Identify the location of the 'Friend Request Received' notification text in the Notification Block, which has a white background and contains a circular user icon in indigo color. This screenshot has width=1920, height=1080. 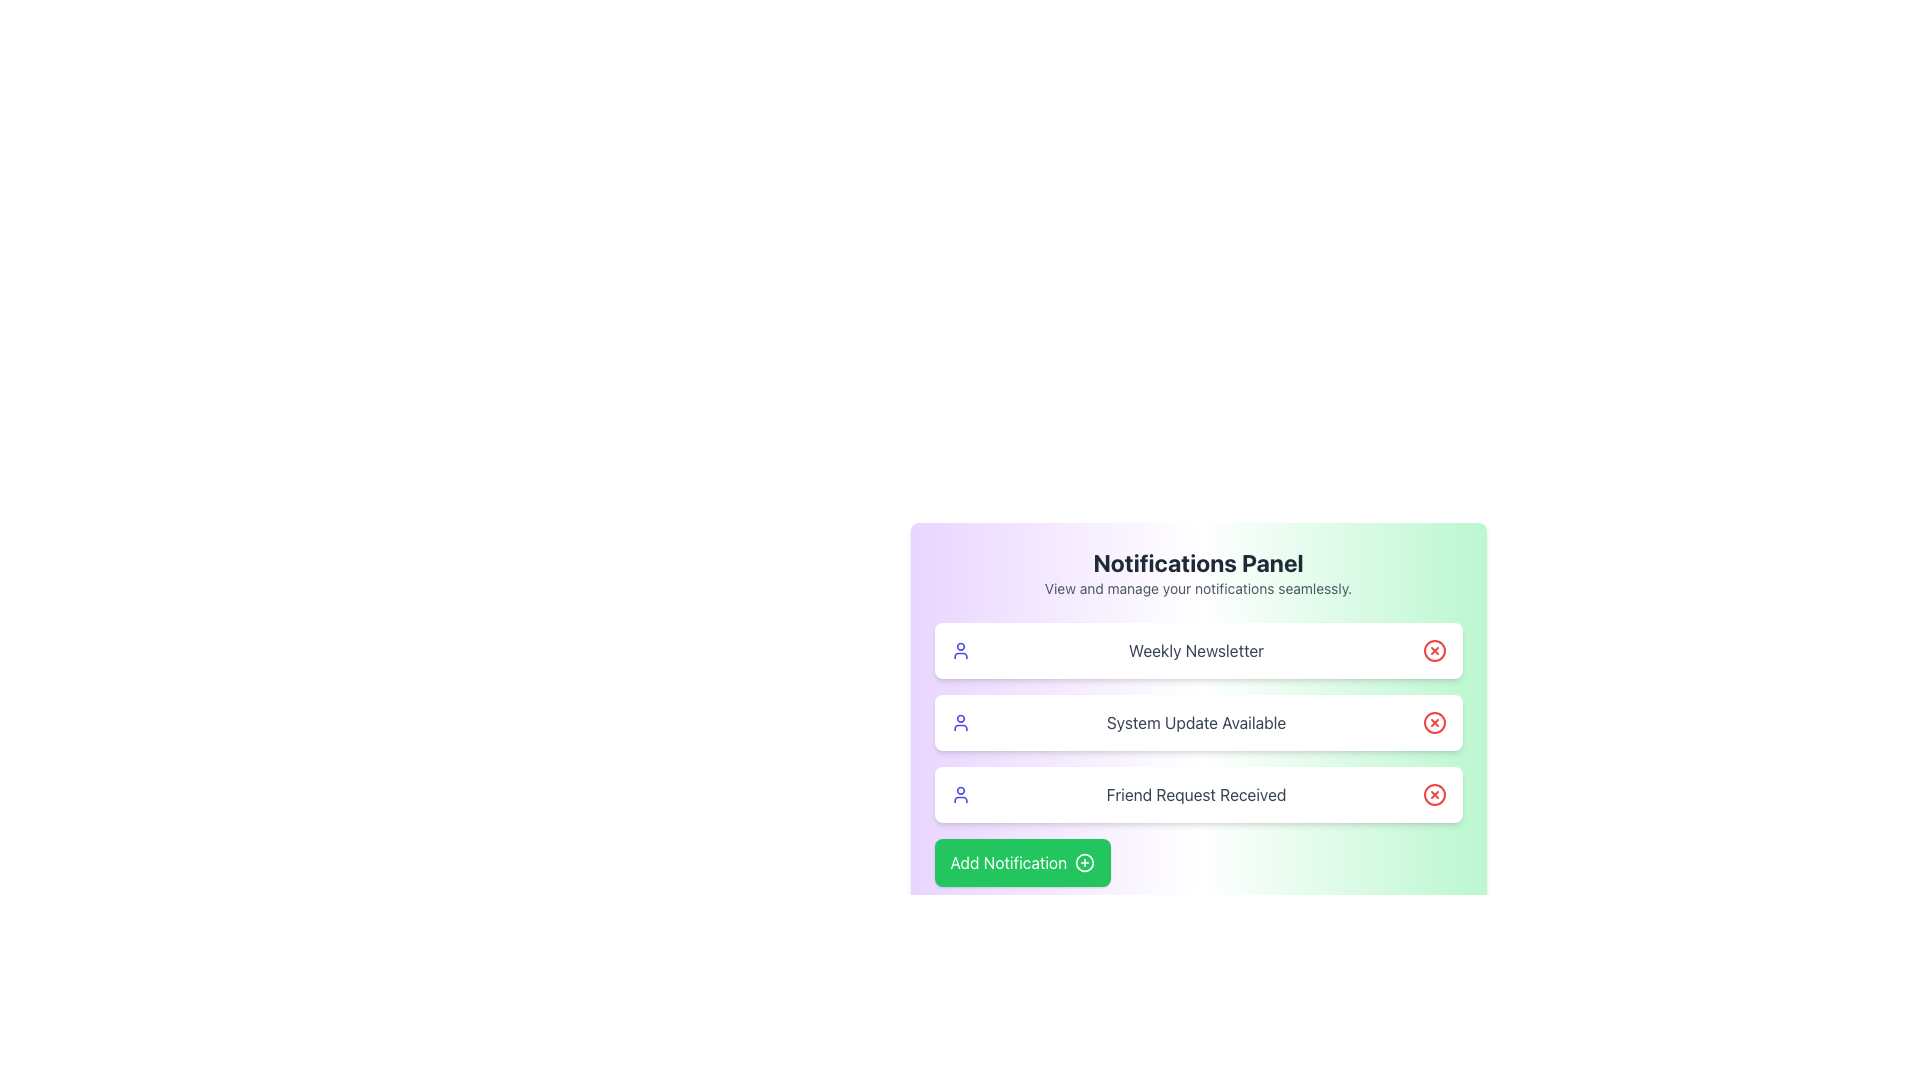
(1198, 793).